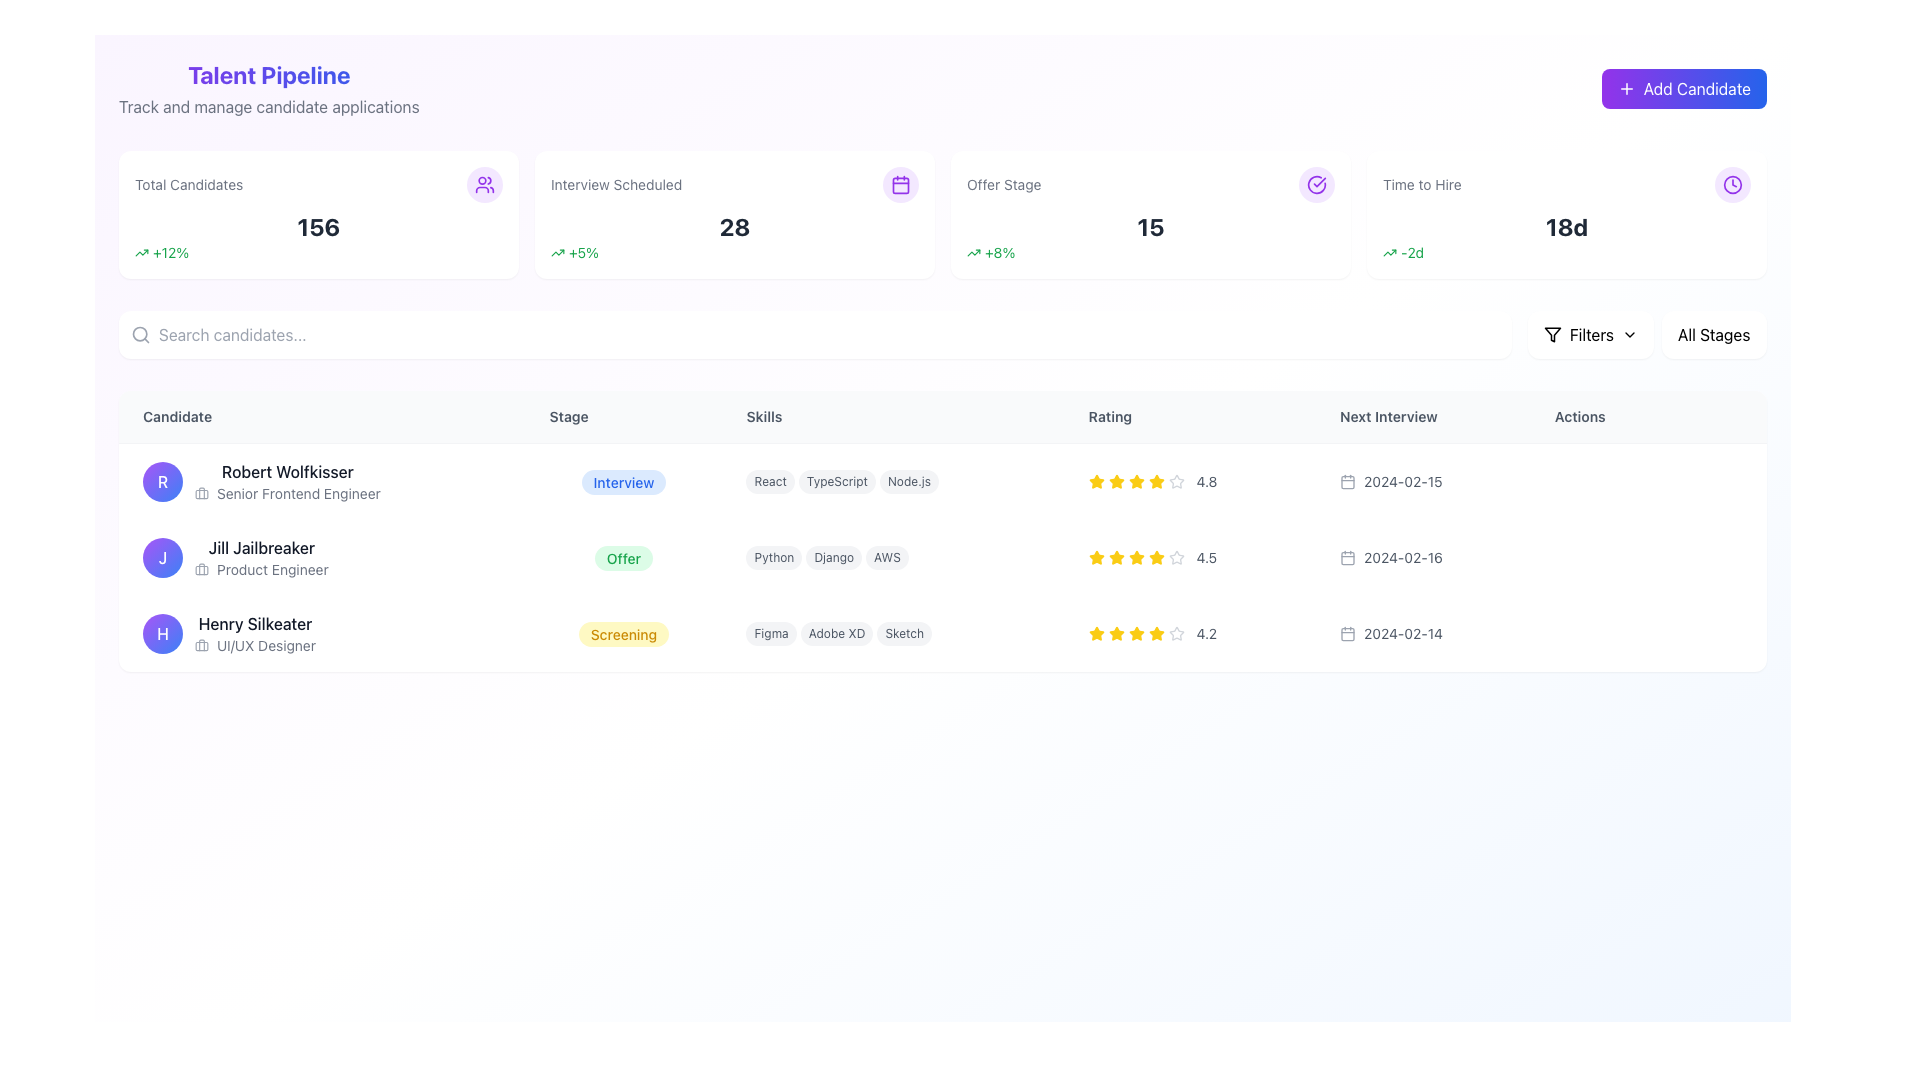 Image resolution: width=1920 pixels, height=1080 pixels. Describe the element at coordinates (1176, 557) in the screenshot. I see `the third star icon in the 'Rating' column of the table` at that location.